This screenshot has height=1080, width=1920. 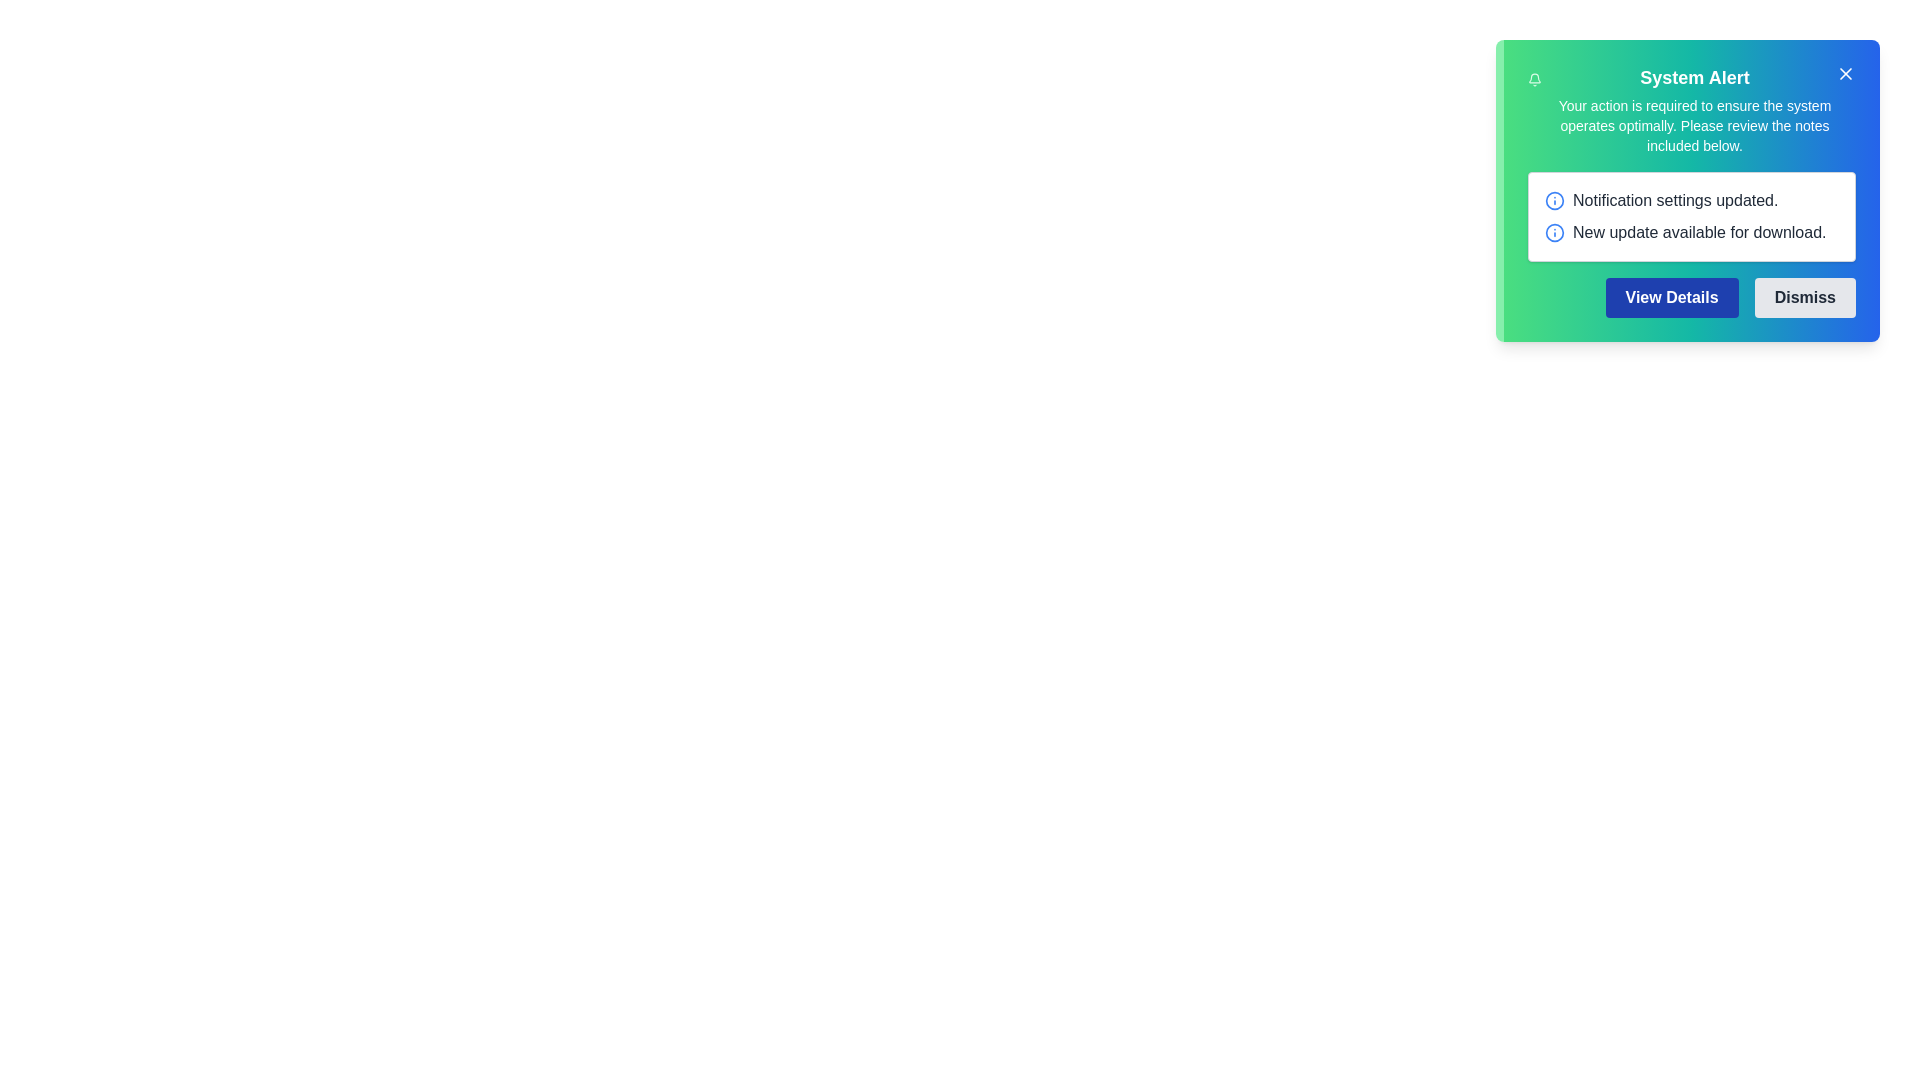 What do you see at coordinates (1845, 72) in the screenshot?
I see `'X' button in the top-right corner of the alert to close it` at bounding box center [1845, 72].